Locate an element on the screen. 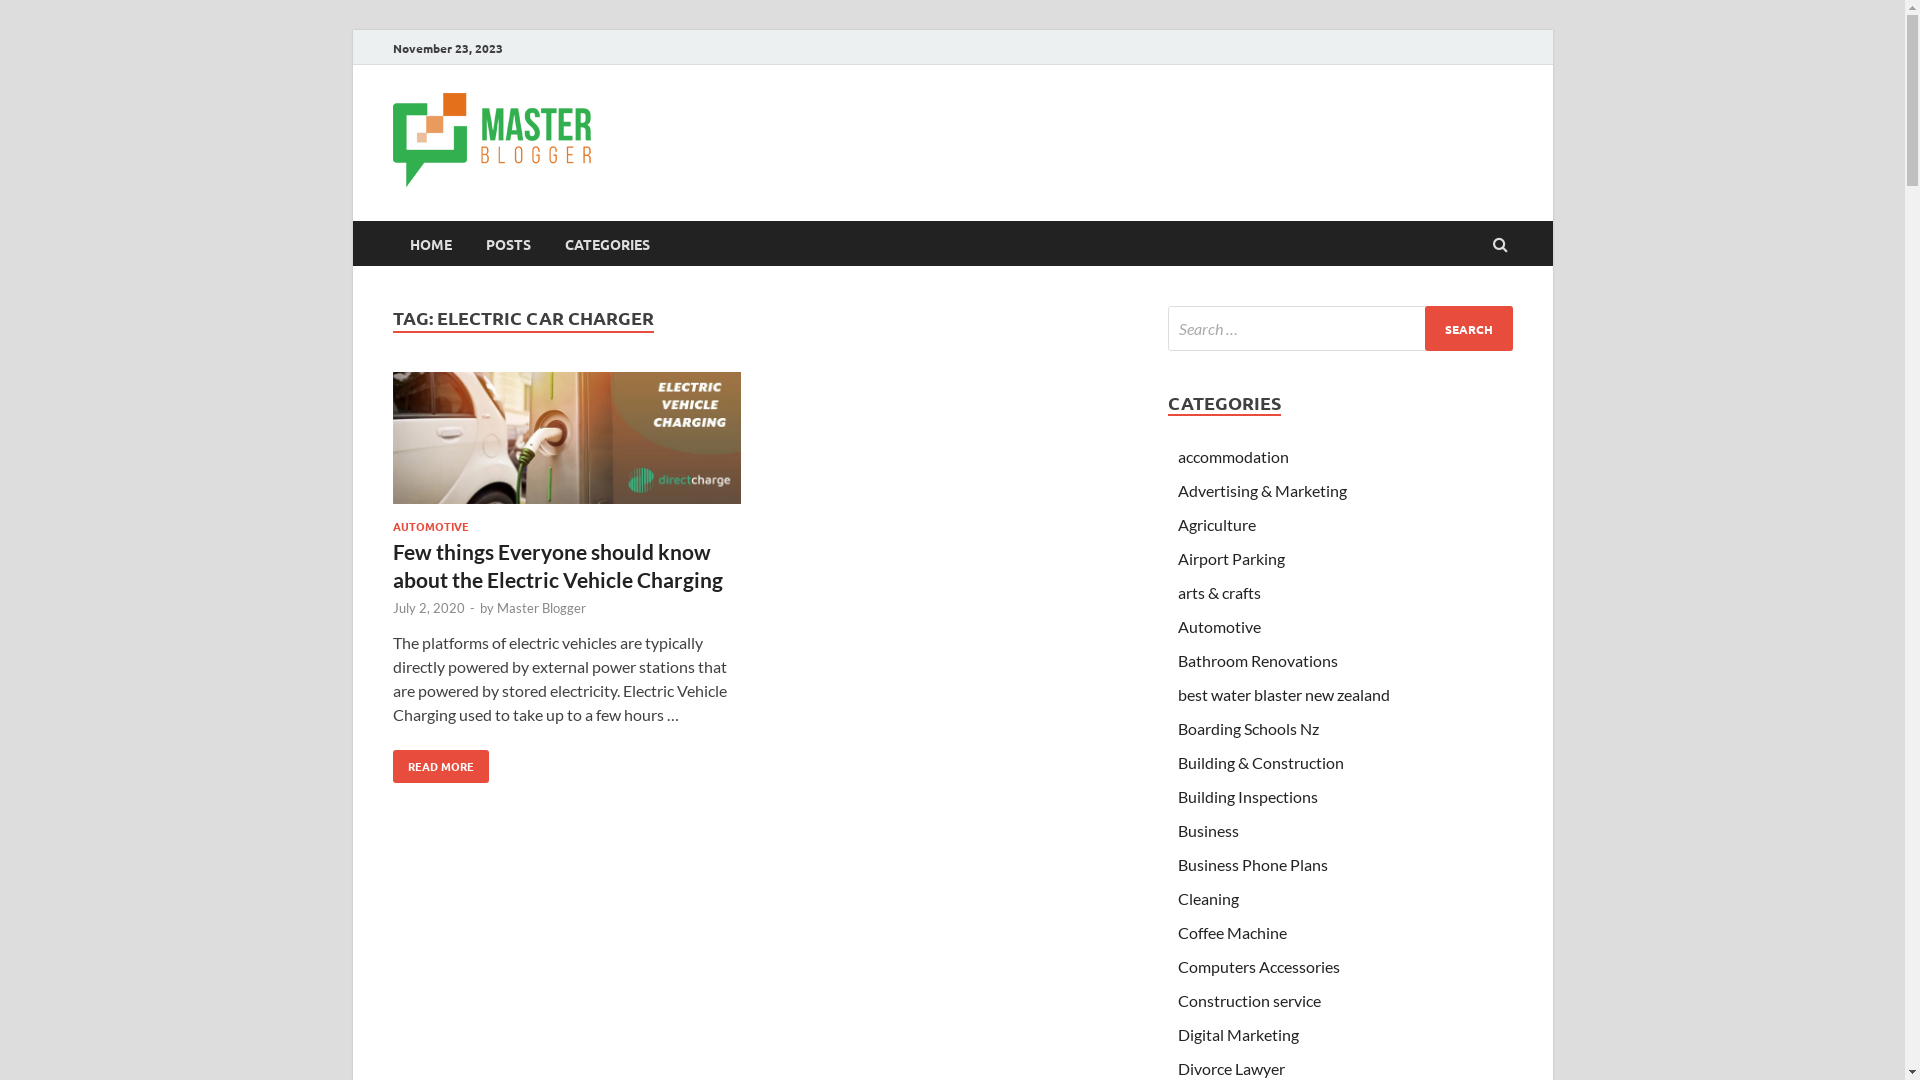  'Divorce Lawyer' is located at coordinates (1230, 1067).